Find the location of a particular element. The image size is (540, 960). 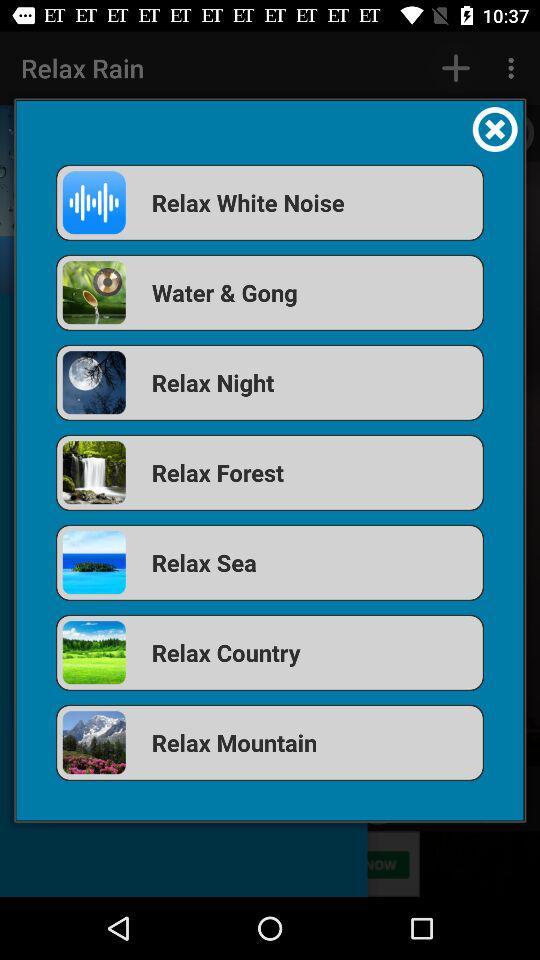

the app below the relax sea is located at coordinates (270, 651).